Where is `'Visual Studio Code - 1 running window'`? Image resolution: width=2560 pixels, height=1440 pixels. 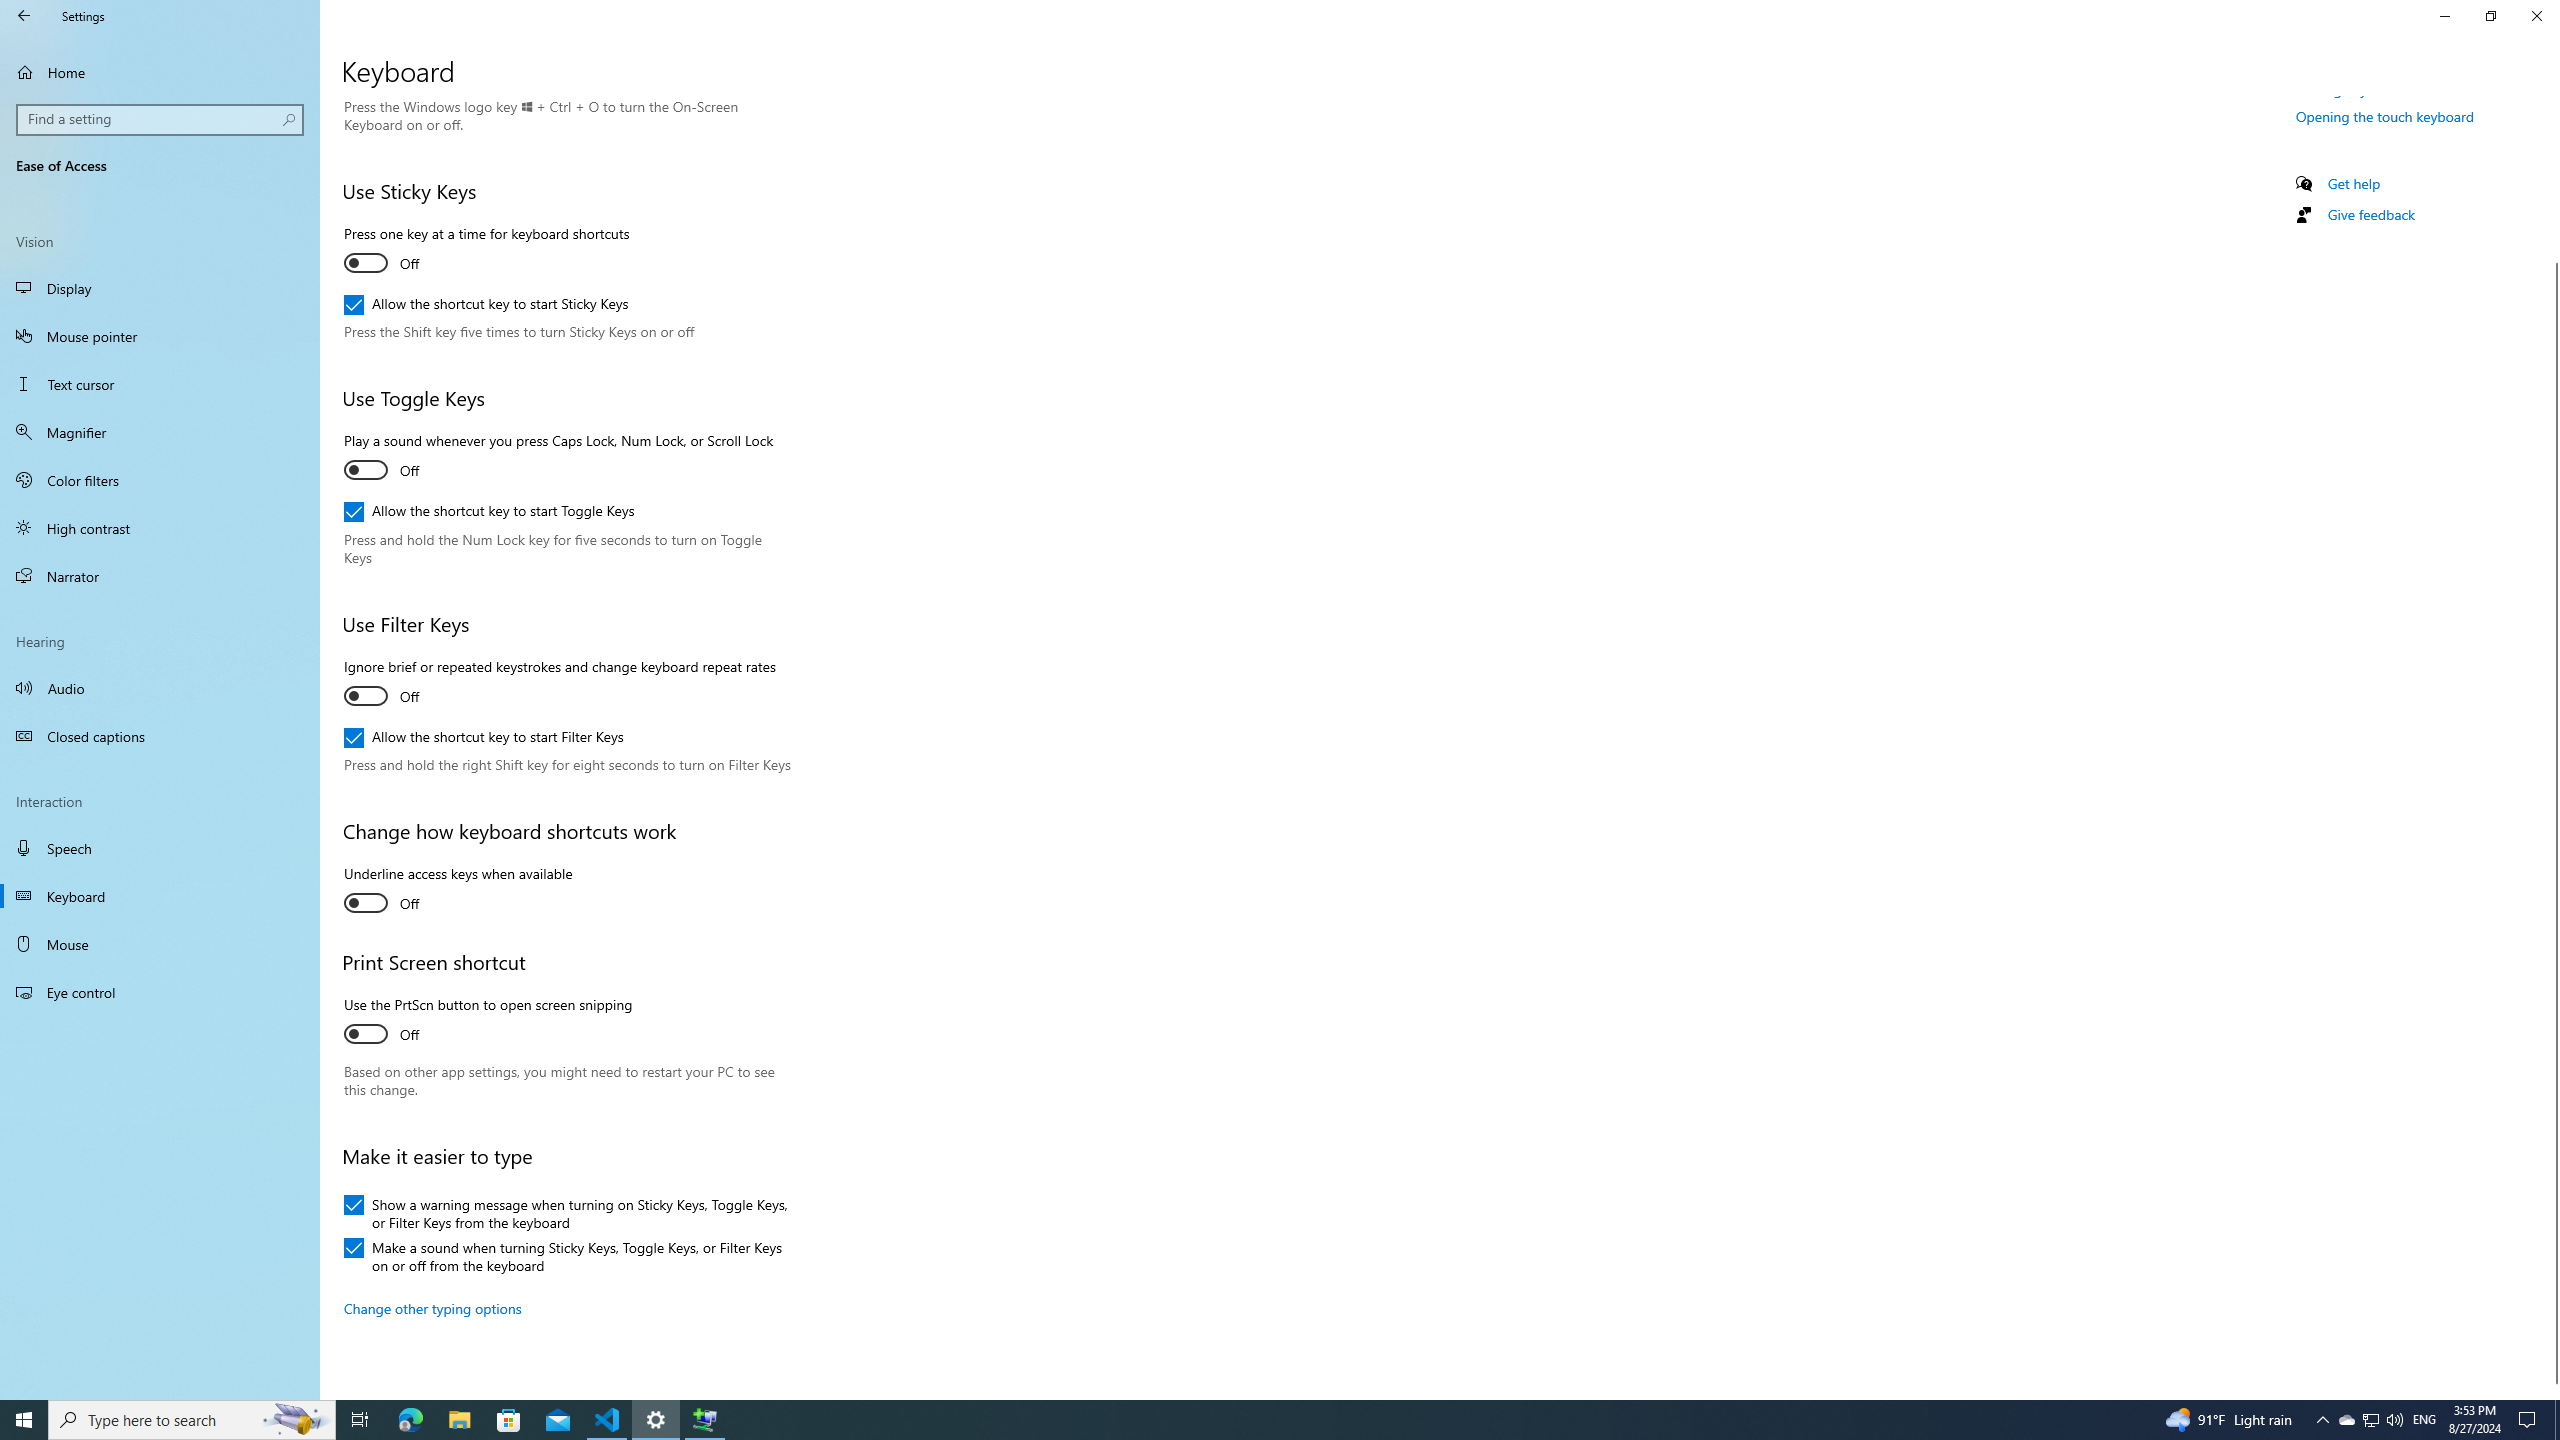
'Visual Studio Code - 1 running window' is located at coordinates (607, 1418).